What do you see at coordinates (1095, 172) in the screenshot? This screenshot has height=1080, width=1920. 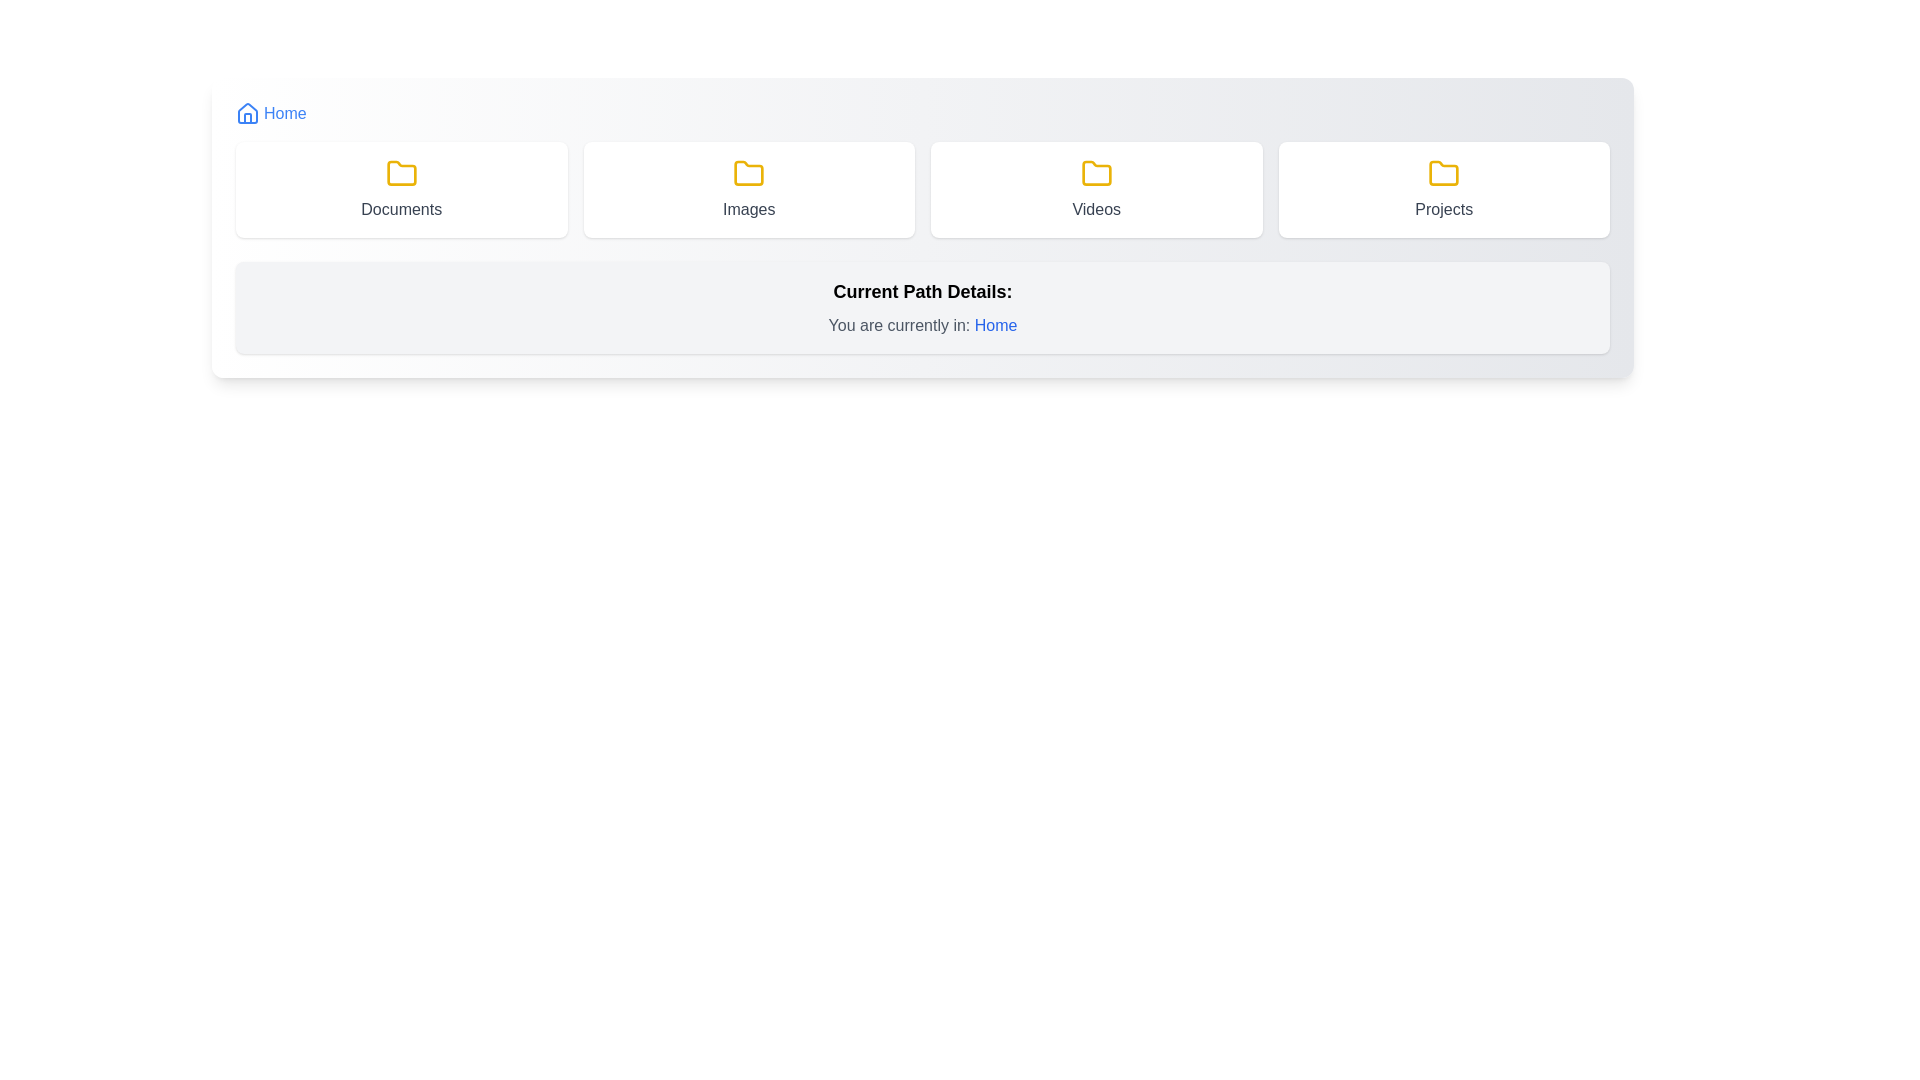 I see `the folder icon representing the 'Videos' category, which is located between the 'Images' section on the left and the 'Projects' section on the right` at bounding box center [1095, 172].